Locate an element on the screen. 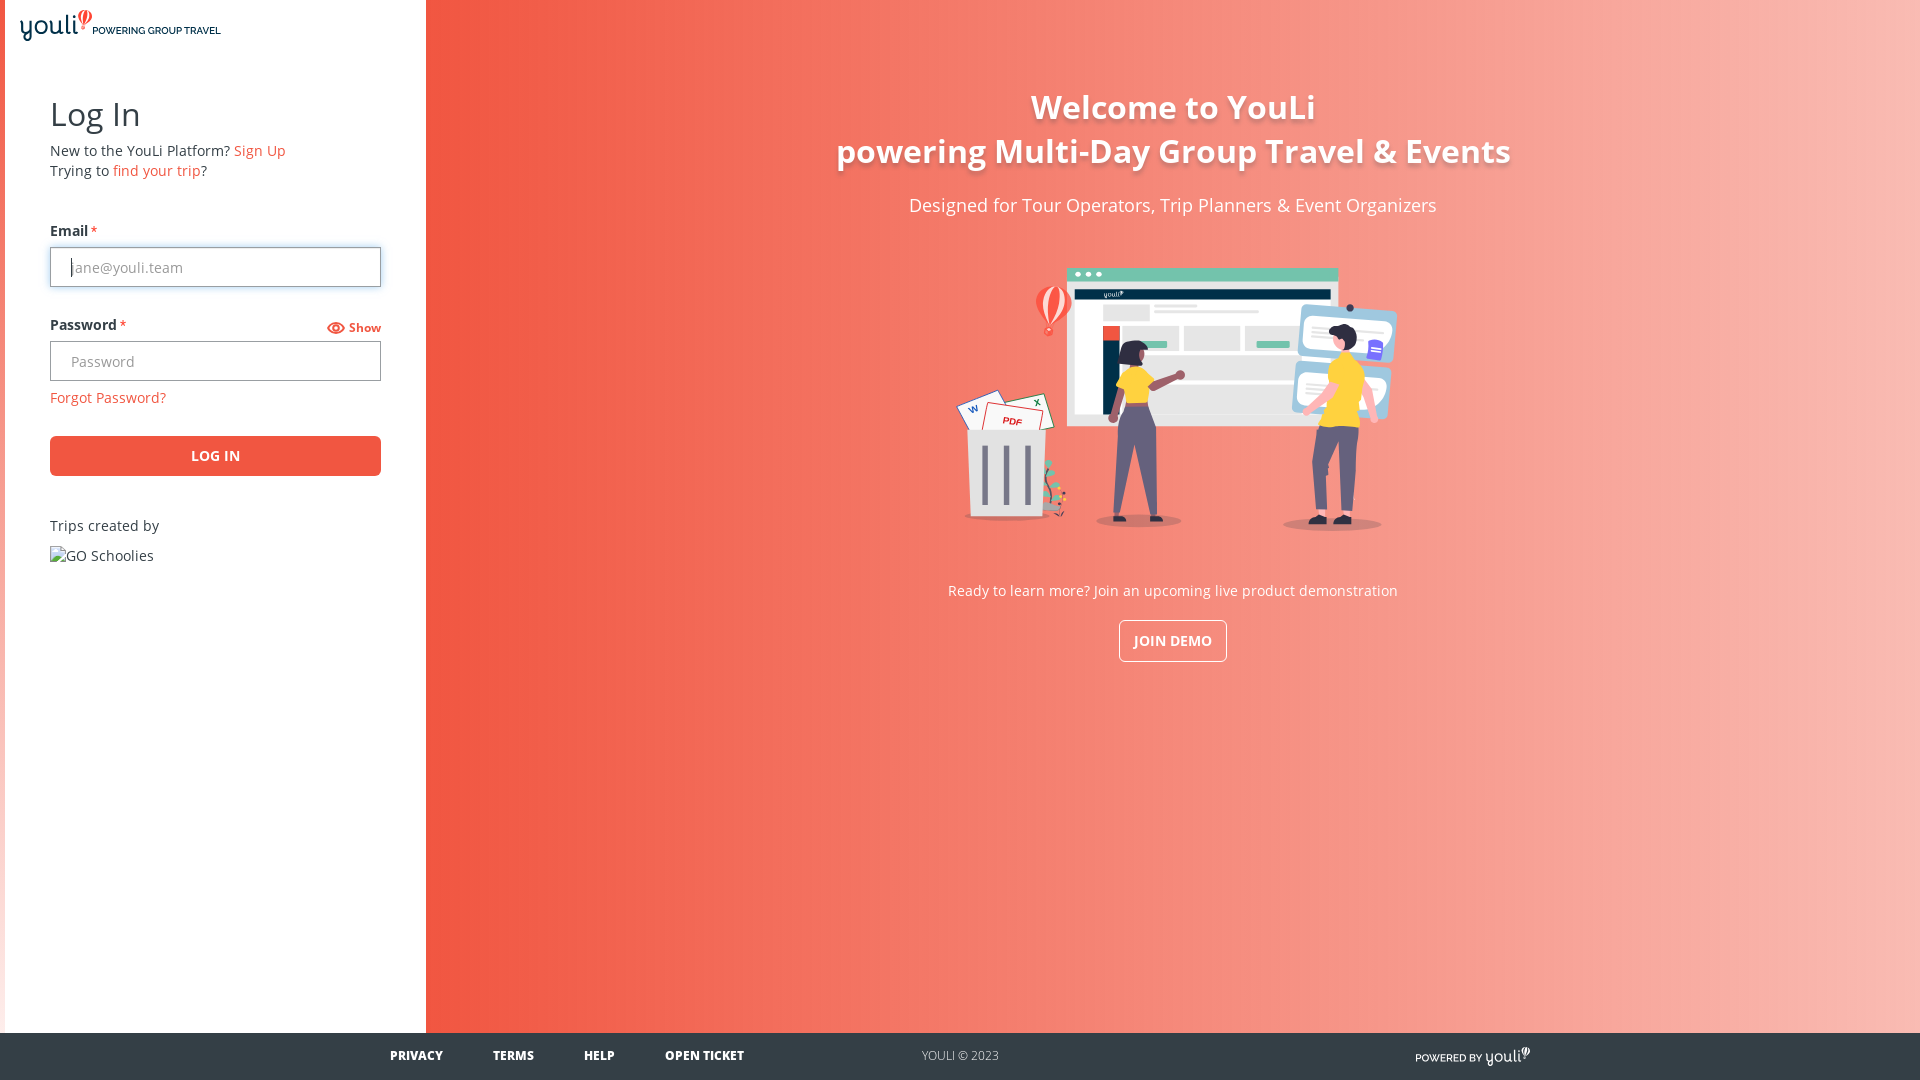 Image resolution: width=1920 pixels, height=1080 pixels. 'LOG IN' is located at coordinates (215, 455).